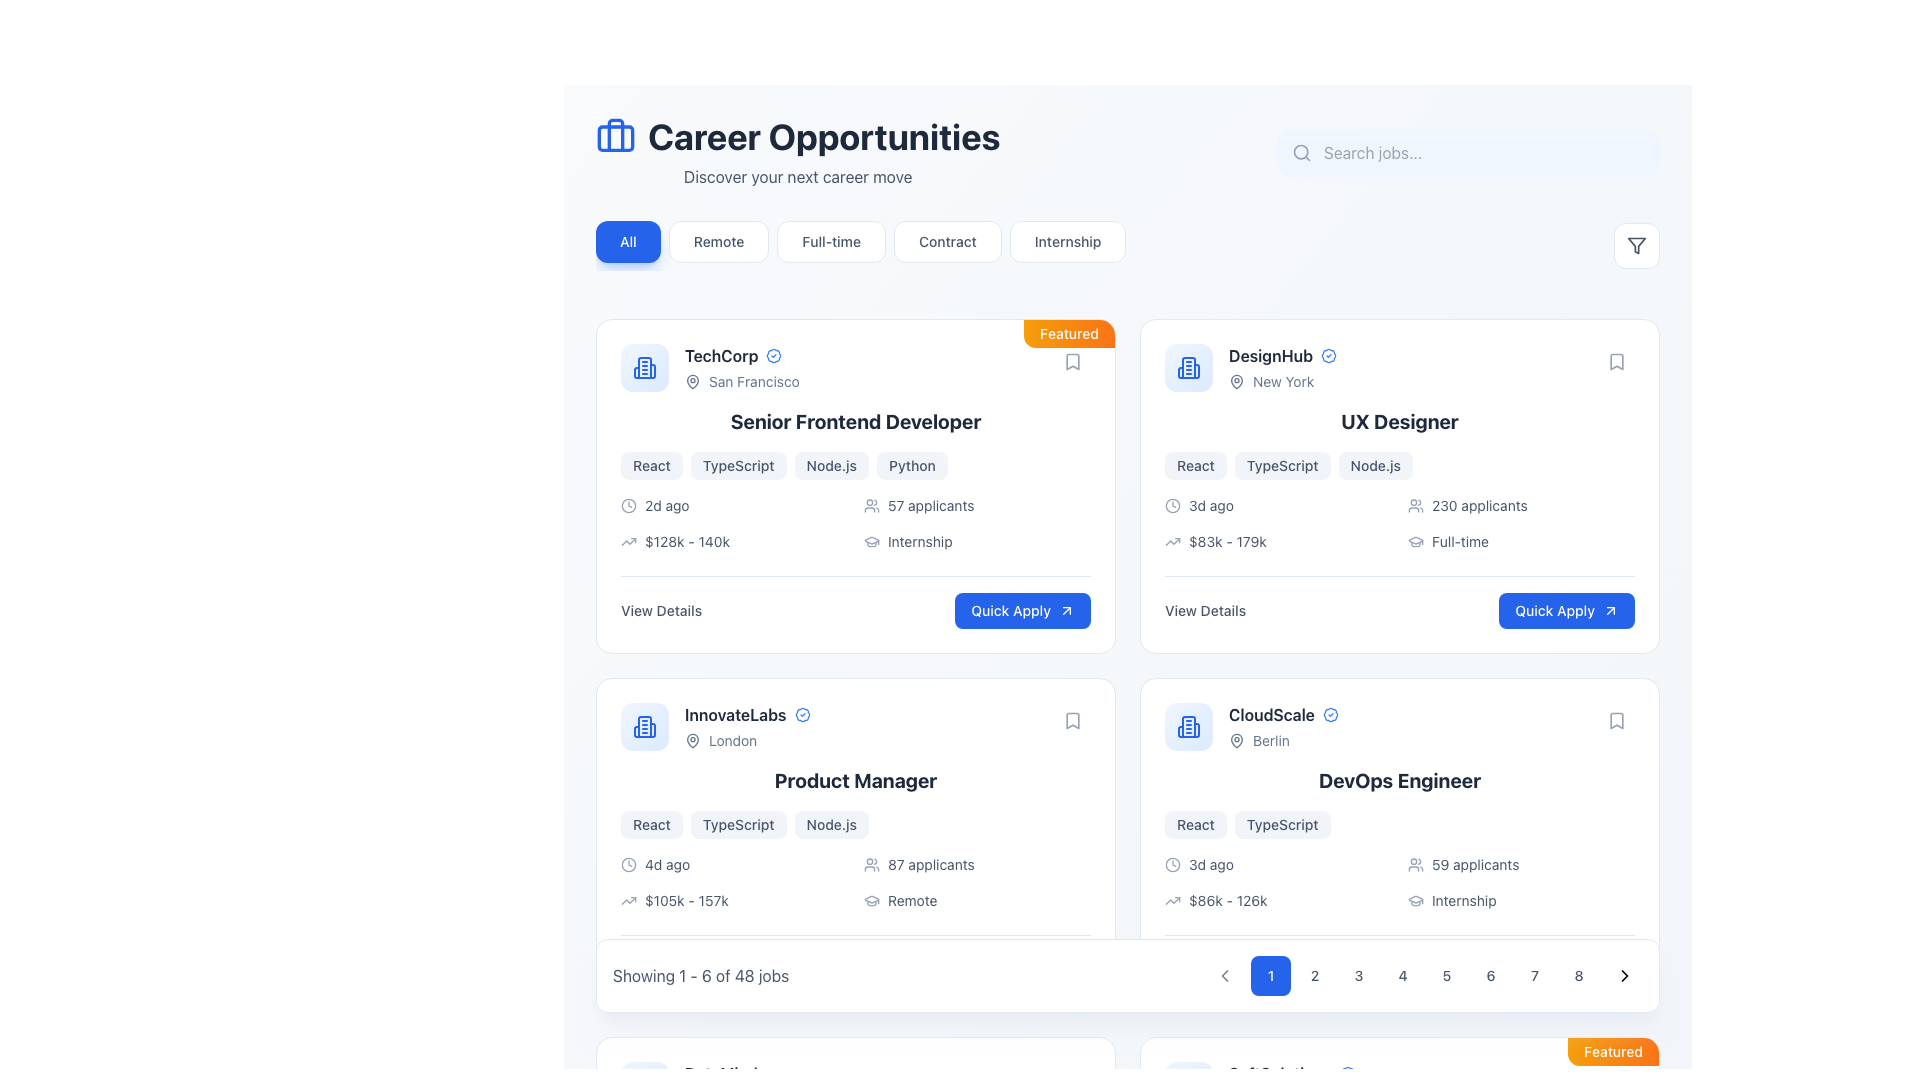 The height and width of the screenshot is (1080, 1920). What do you see at coordinates (1068, 333) in the screenshot?
I see `the non-interactive badge marking the job listing for 'Senior Frontend Developer' at 'TechCorp, San Francisco'` at bounding box center [1068, 333].